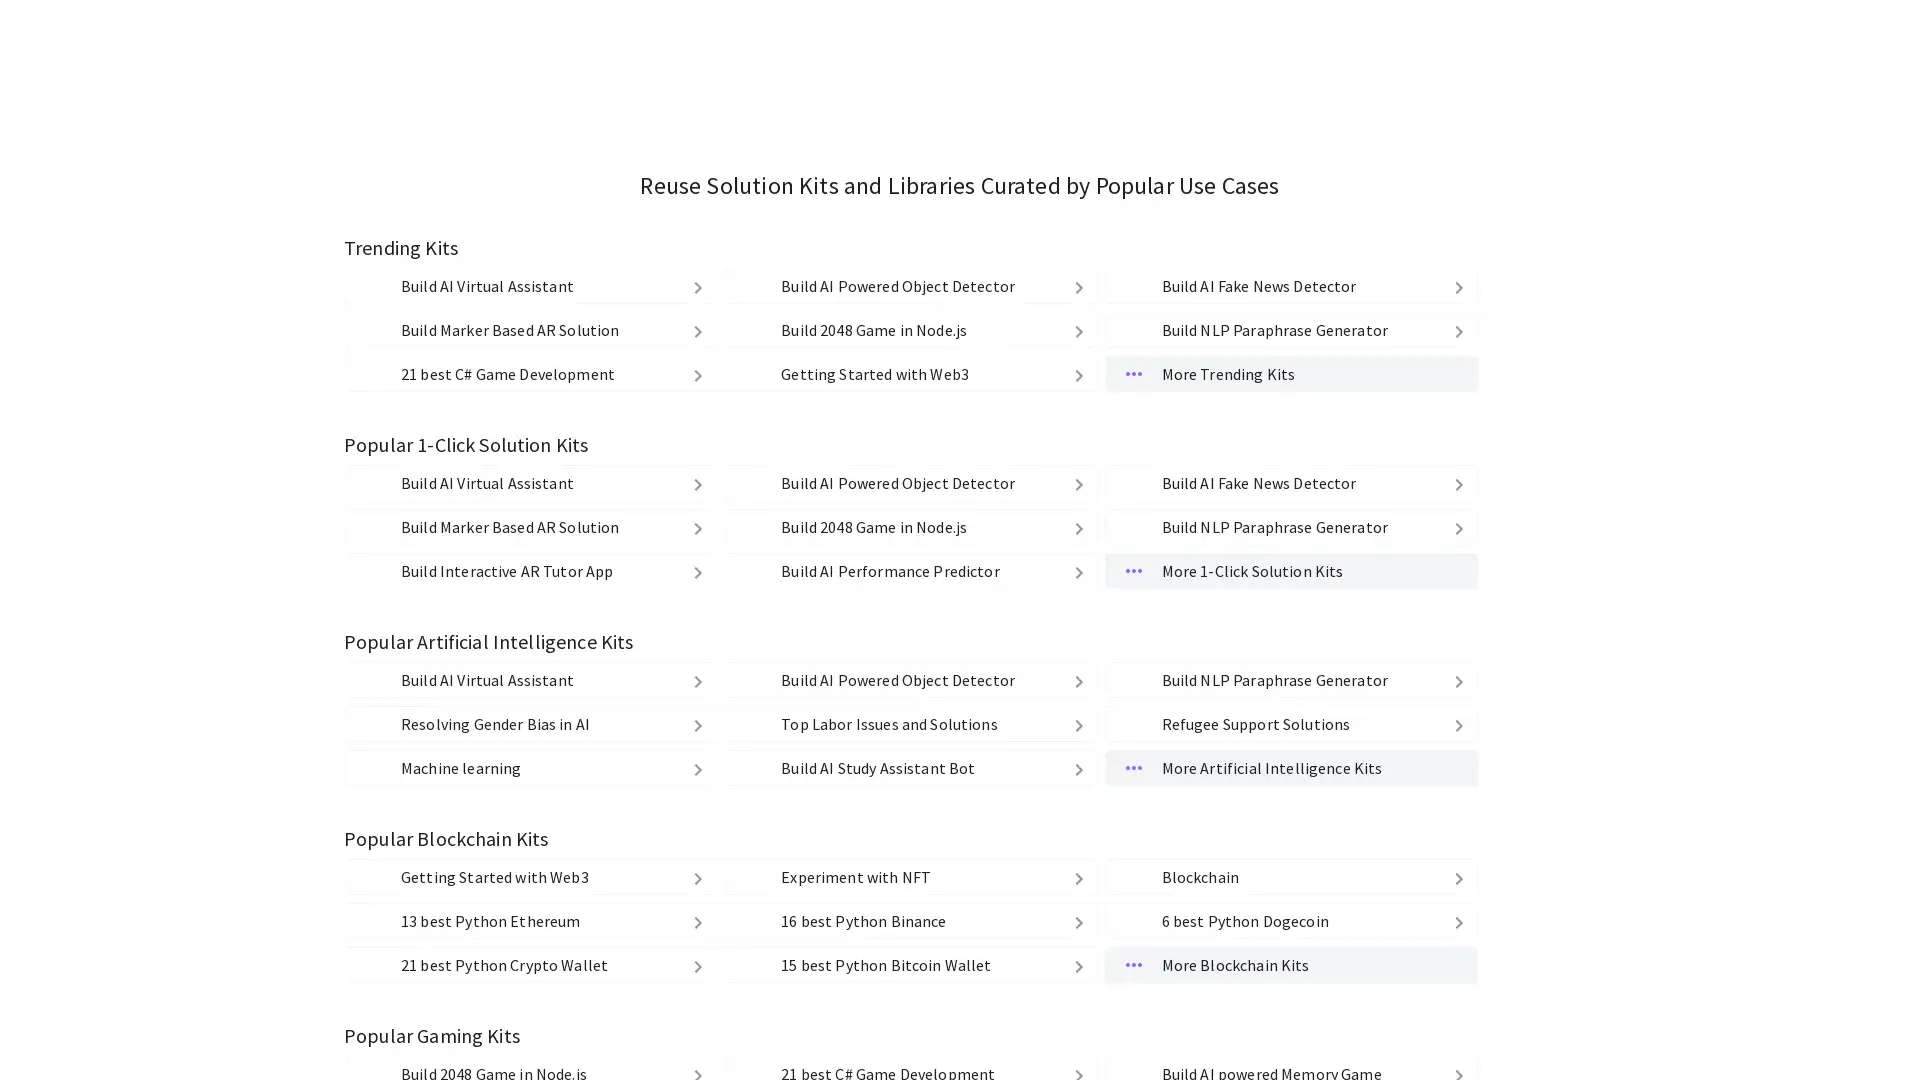  I want to click on kandi github, so click(1827, 68).